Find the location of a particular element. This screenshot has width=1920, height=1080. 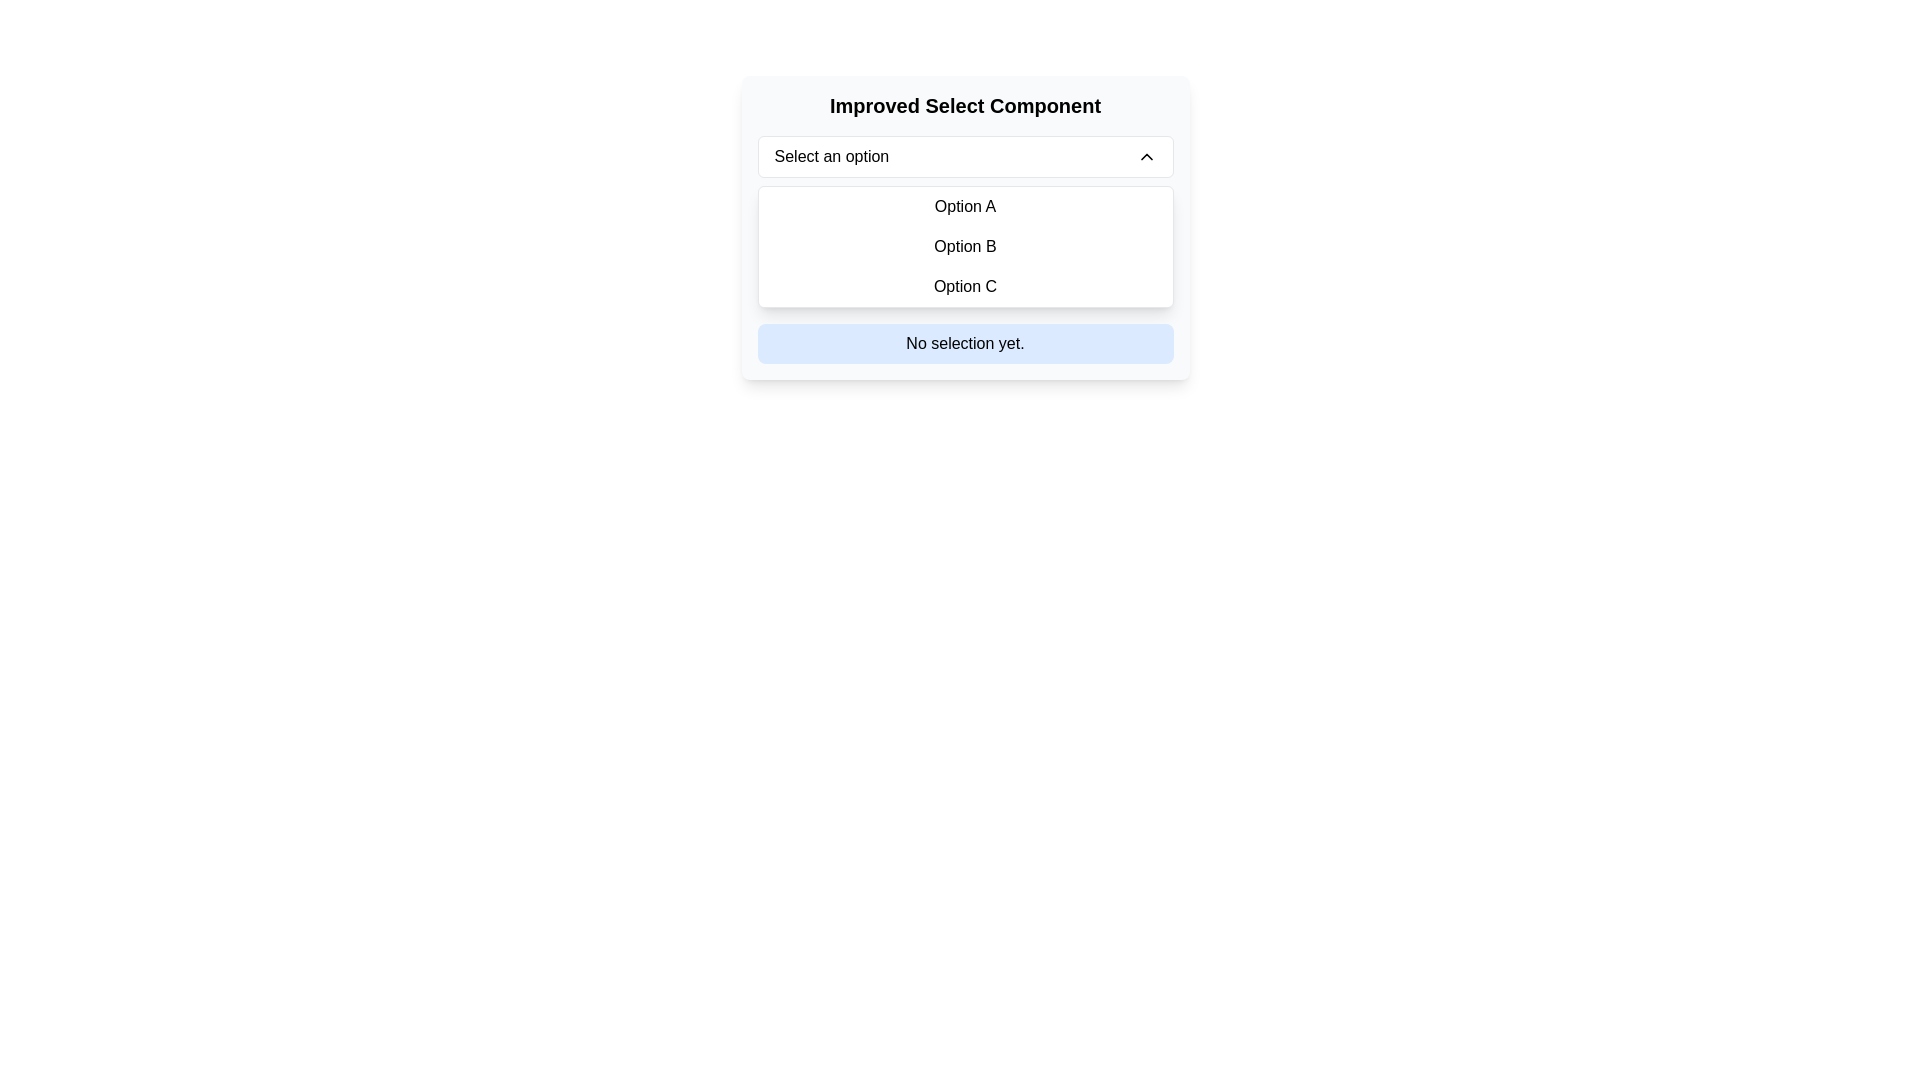

the status message indicating that no option has been selected in the 'Improved Select Component' panel is located at coordinates (965, 342).